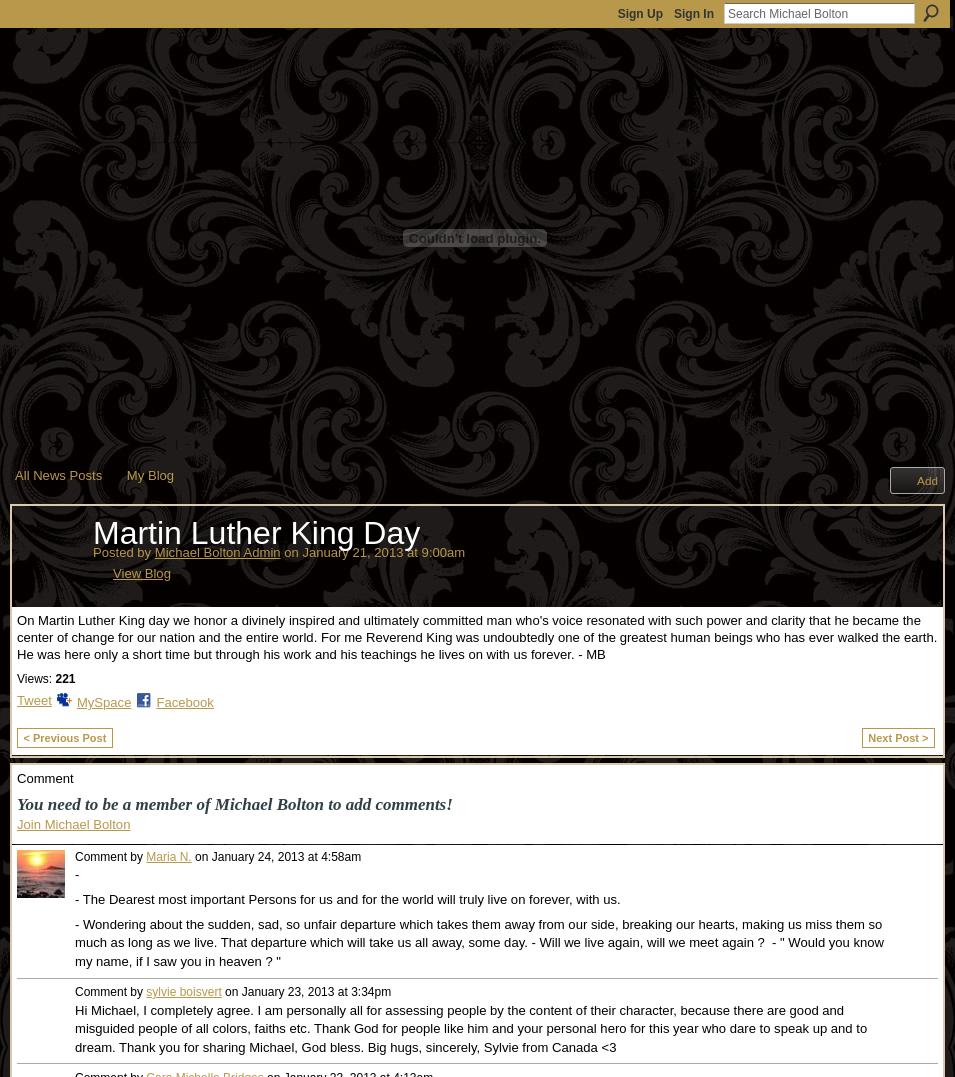 Image resolution: width=955 pixels, height=1077 pixels. Describe the element at coordinates (371, 552) in the screenshot. I see `'on January 21, 2013 at 9:00am'` at that location.